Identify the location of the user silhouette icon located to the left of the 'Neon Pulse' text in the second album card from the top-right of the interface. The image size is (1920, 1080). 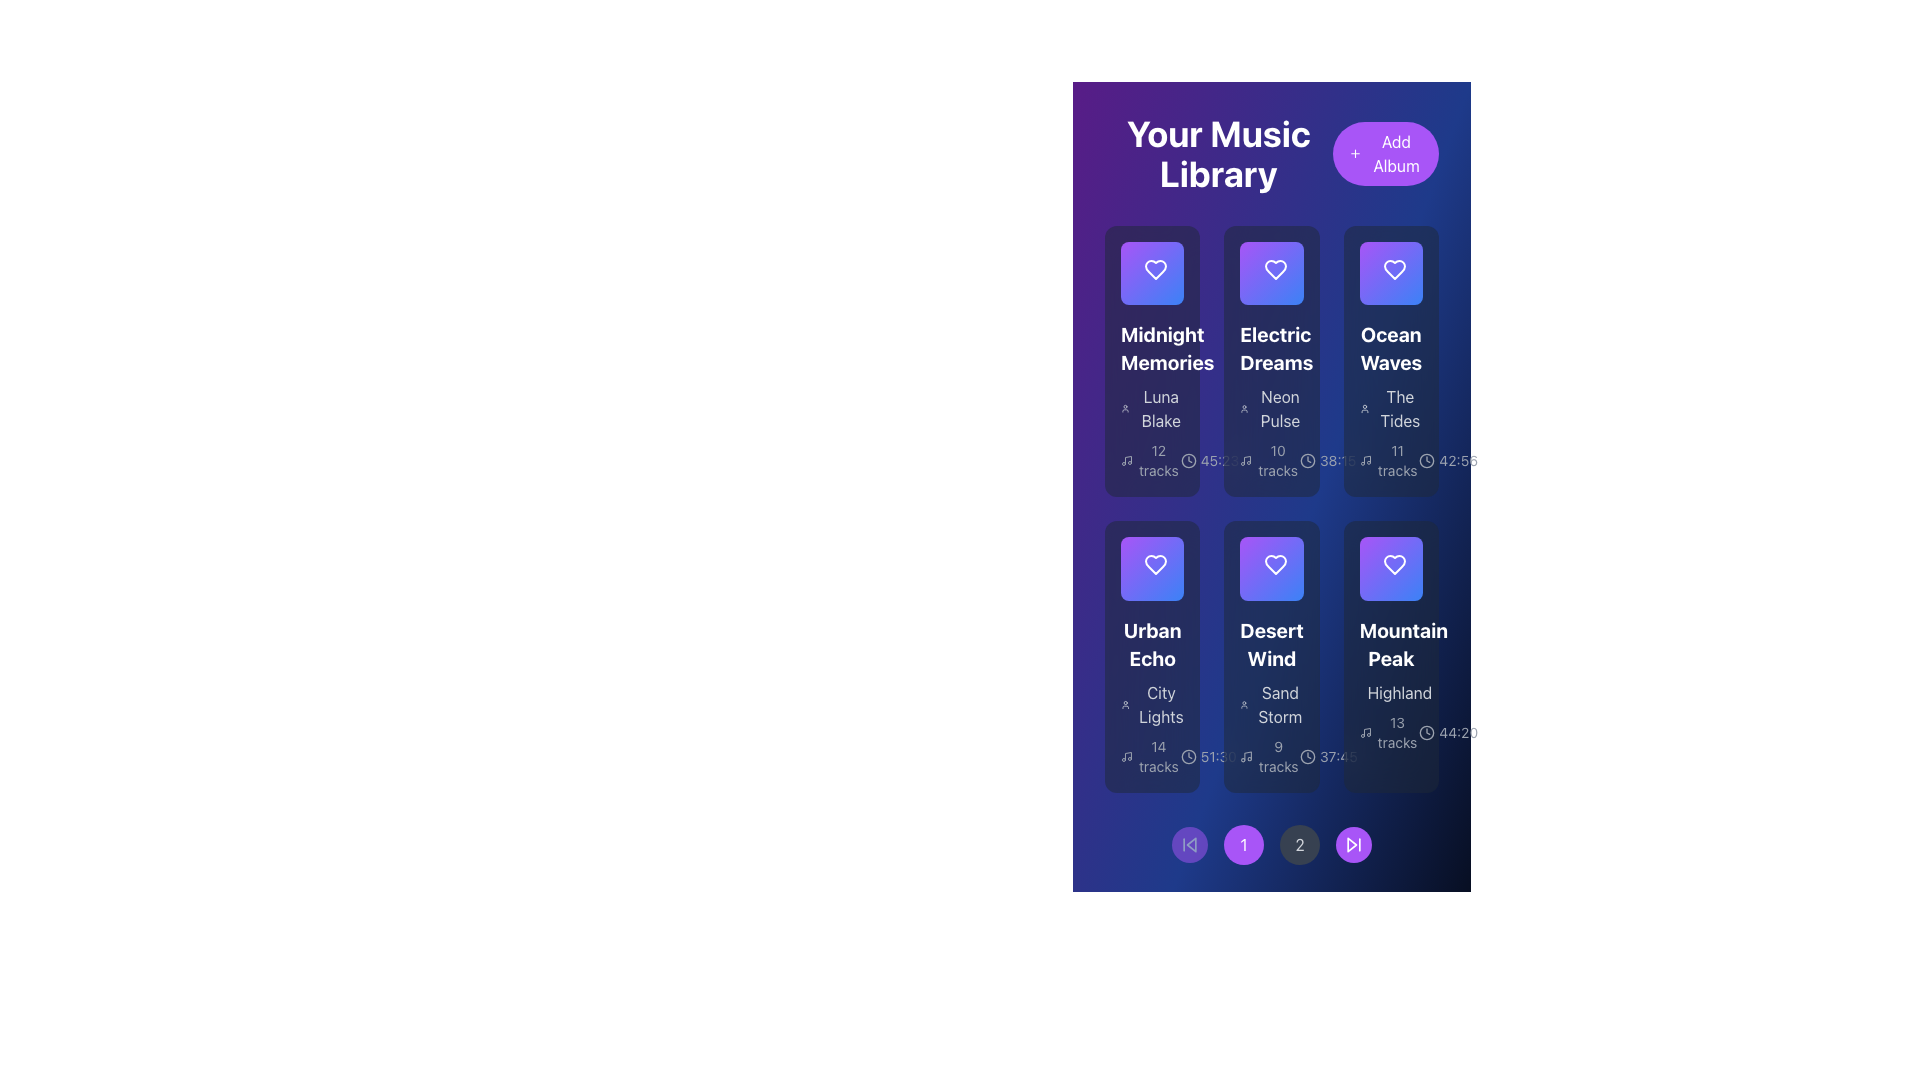
(1243, 408).